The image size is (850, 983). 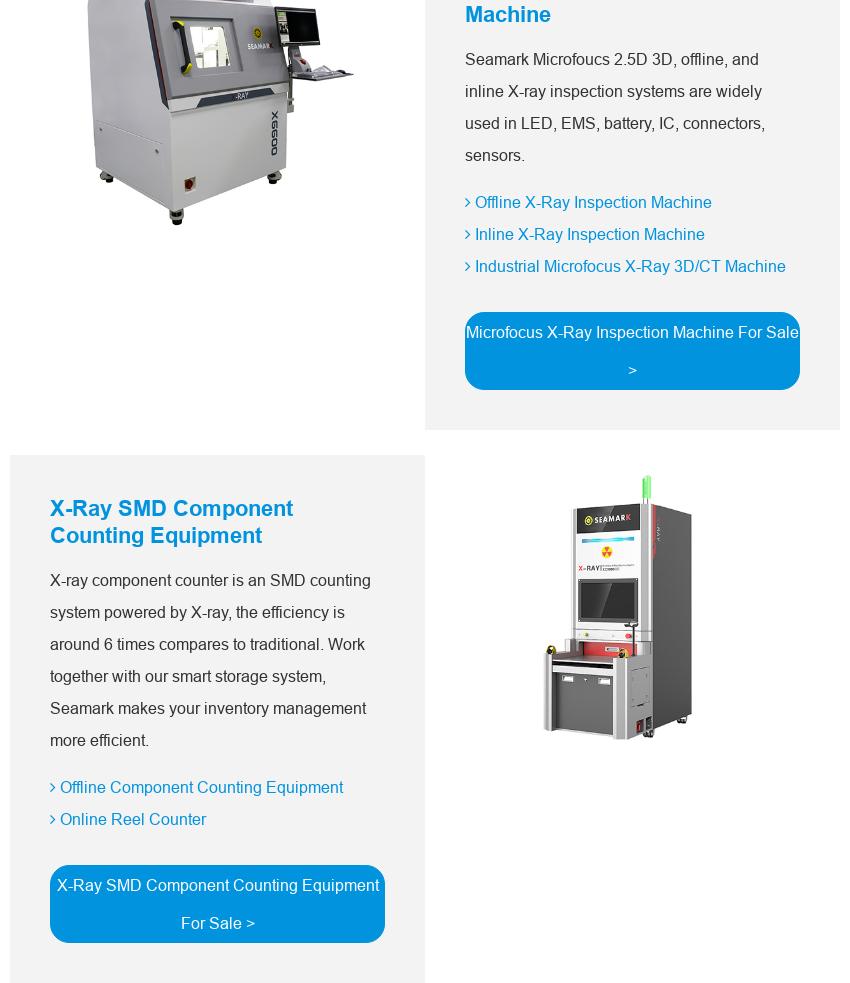 I want to click on 'Industrial Microfocus X-Ray 3D/CT Machine', so click(x=627, y=265).